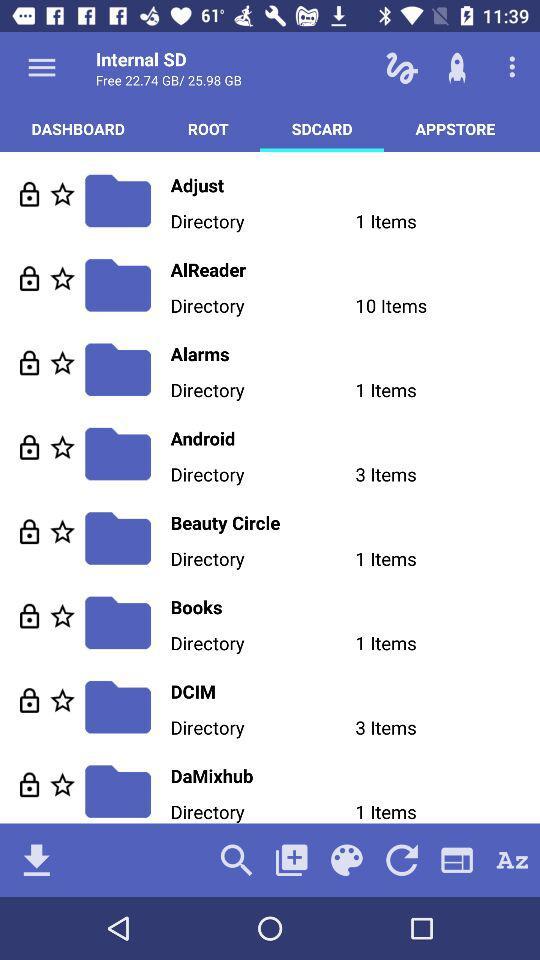  What do you see at coordinates (28, 194) in the screenshot?
I see `folder lock` at bounding box center [28, 194].